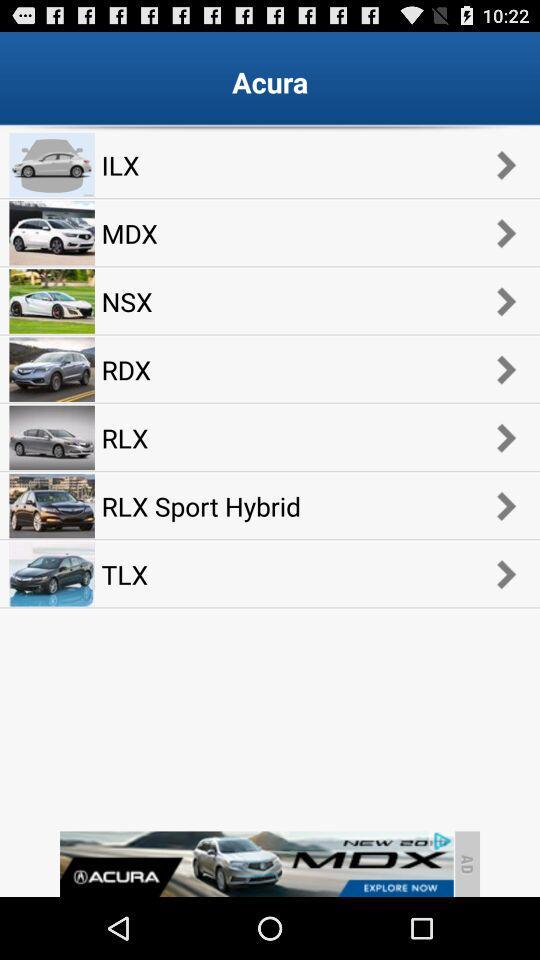 The width and height of the screenshot is (540, 960). Describe the element at coordinates (256, 863) in the screenshot. I see `click the advertisement at bottom` at that location.